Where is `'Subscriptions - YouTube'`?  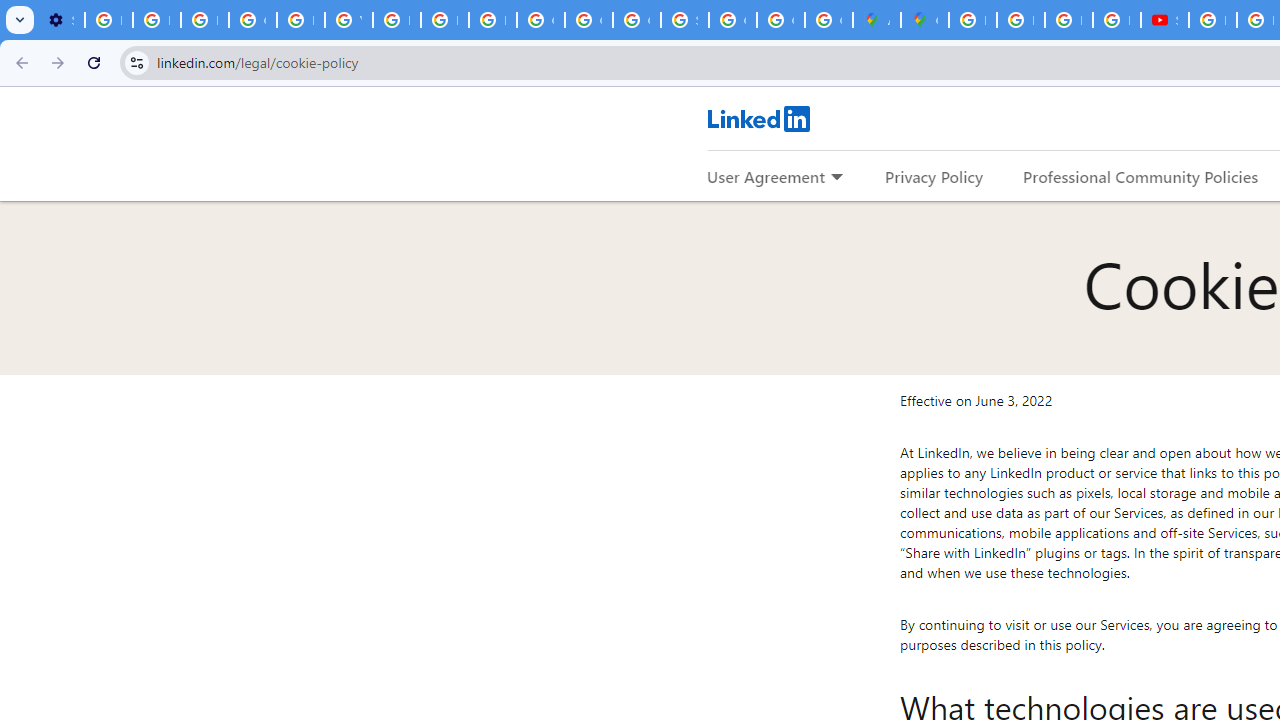
'Subscriptions - YouTube' is located at coordinates (1164, 20).